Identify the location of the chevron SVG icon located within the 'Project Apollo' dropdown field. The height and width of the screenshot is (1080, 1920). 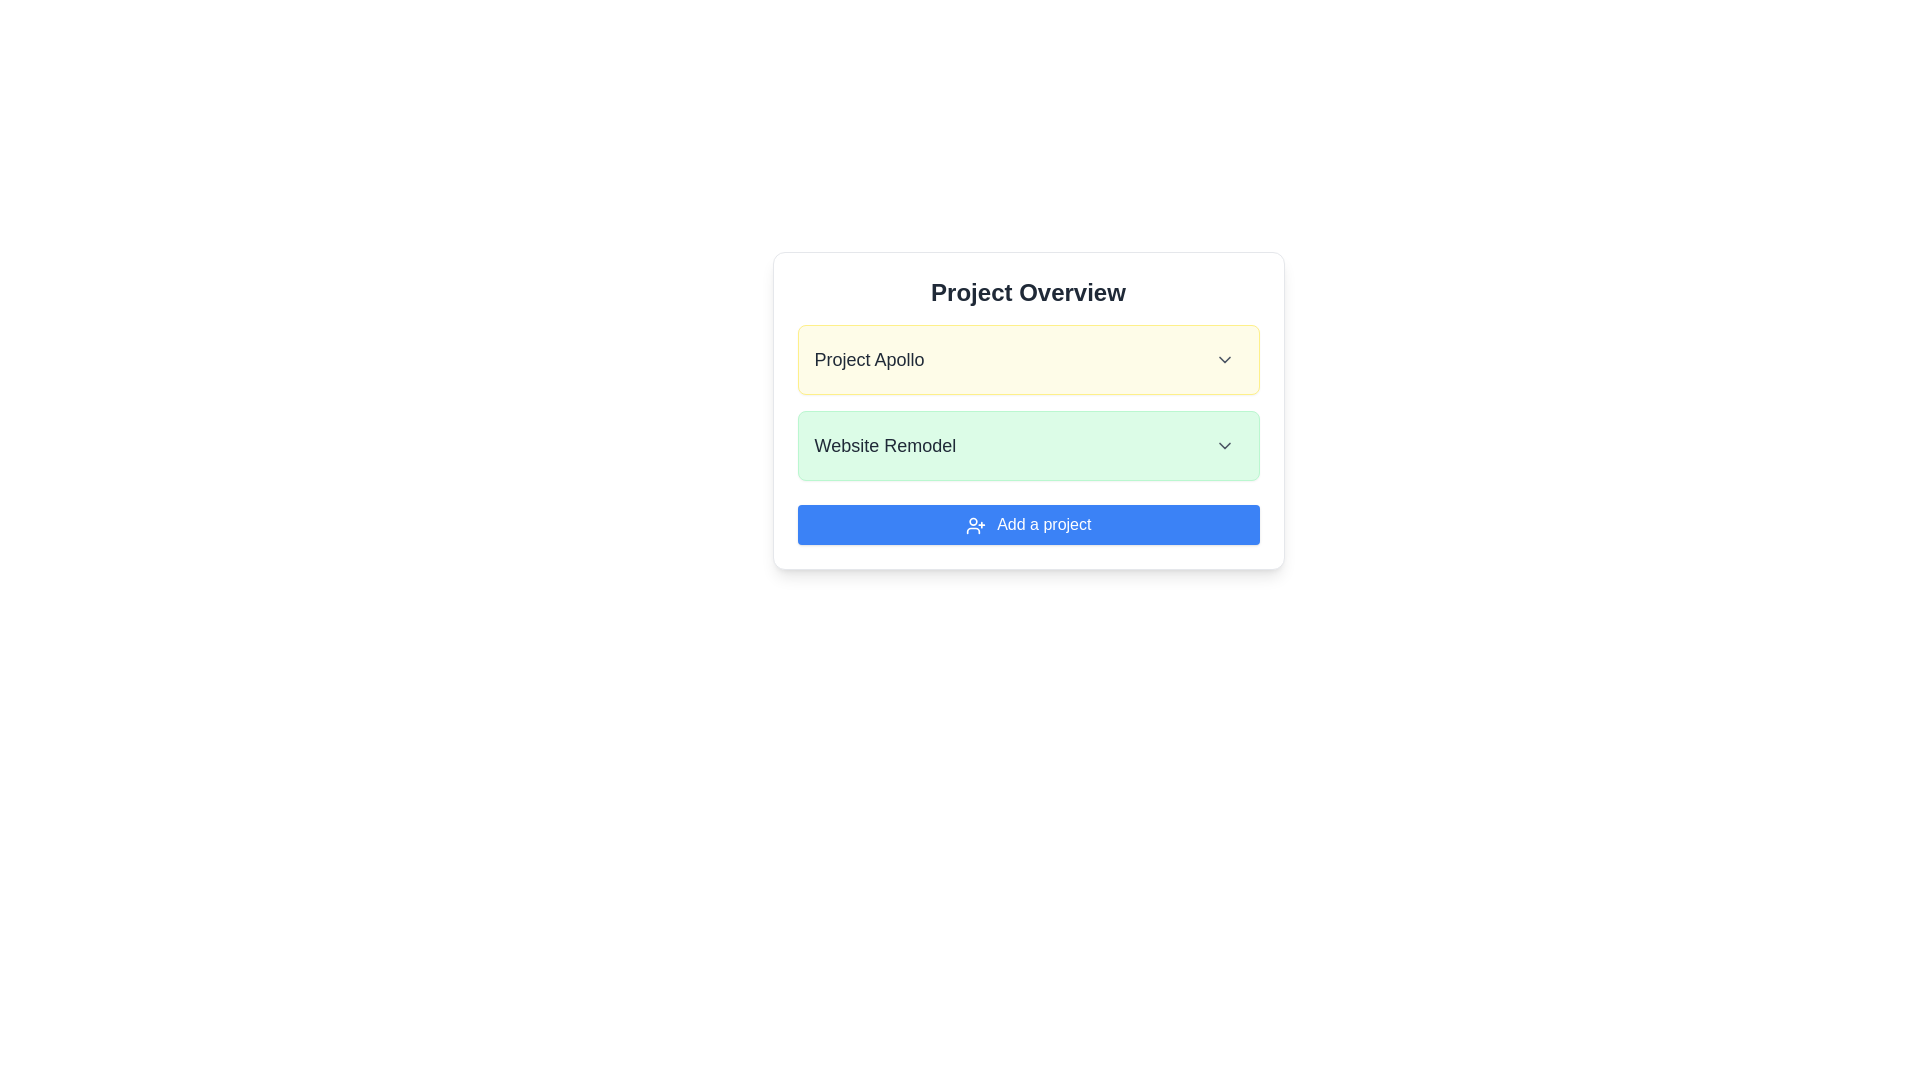
(1223, 358).